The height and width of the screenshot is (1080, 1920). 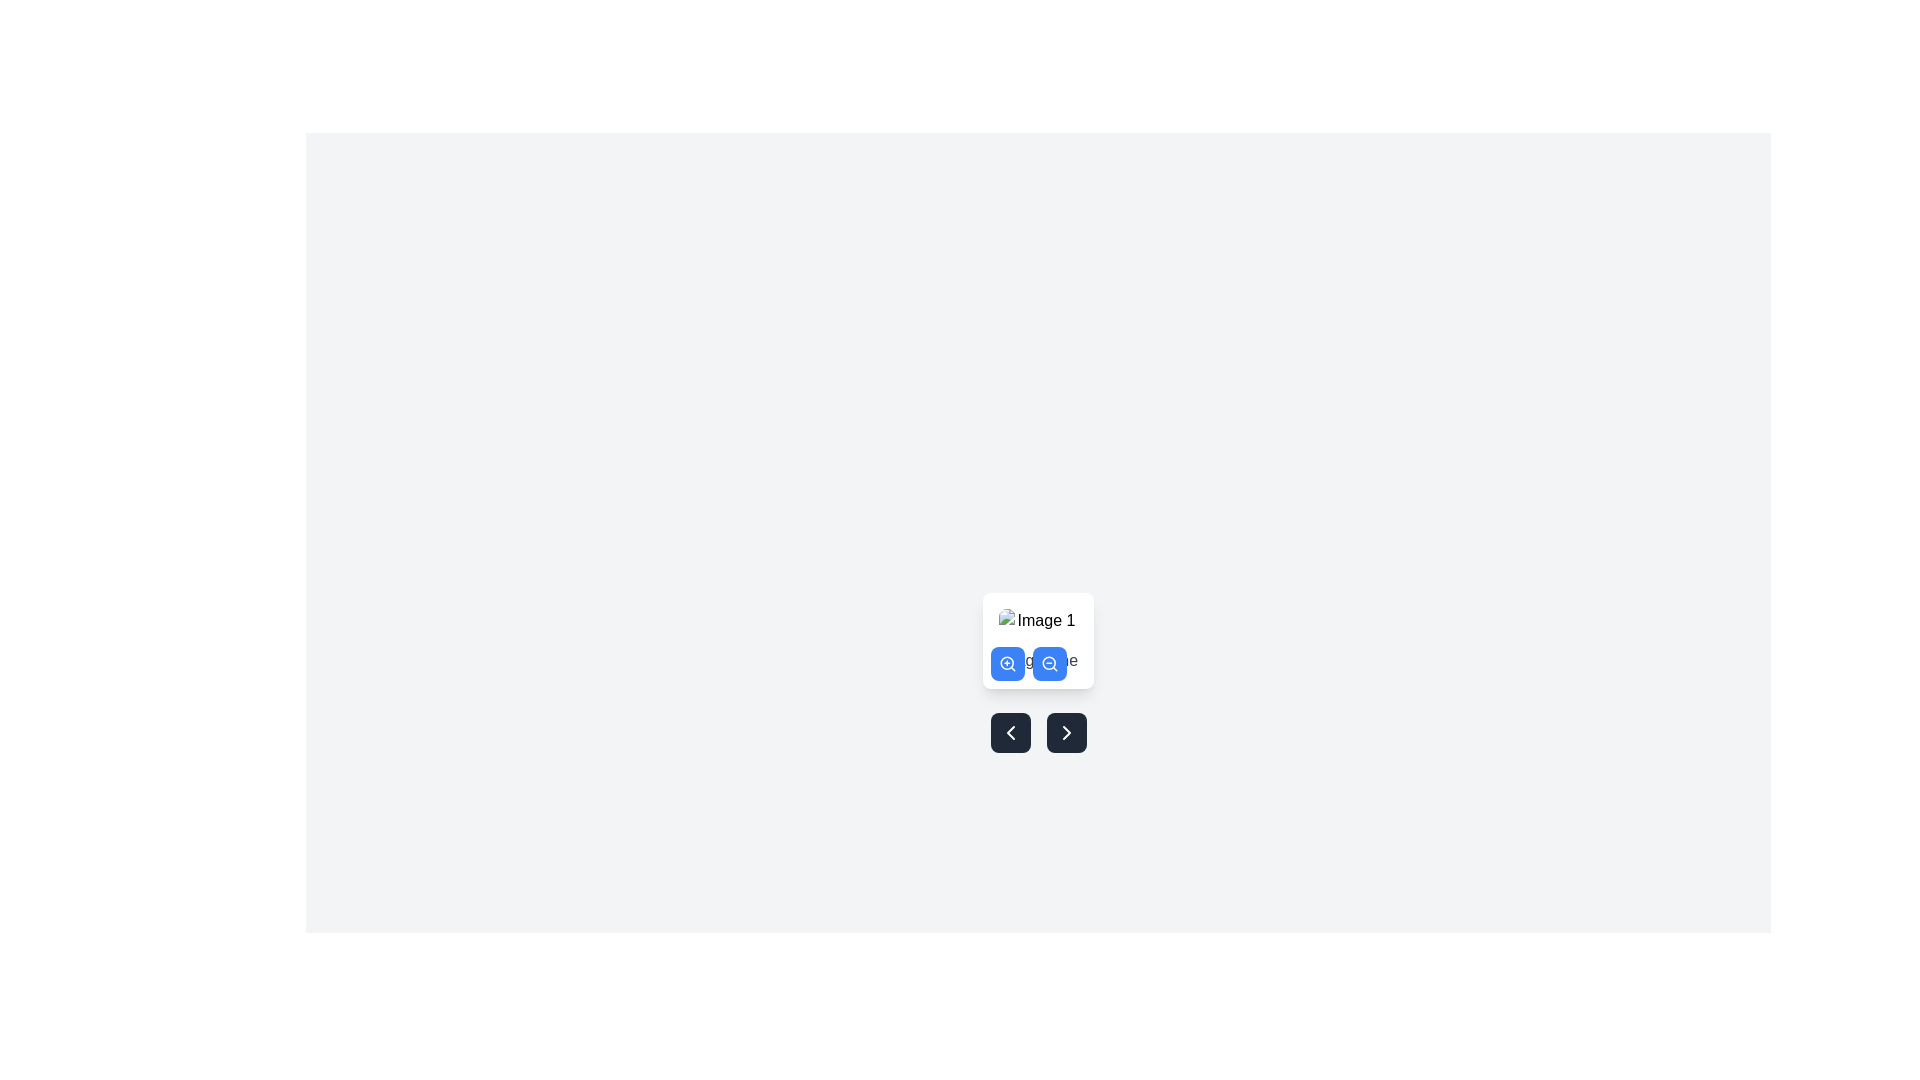 I want to click on the blue circular button with a white magnifying glass icon, so click(x=1008, y=663).